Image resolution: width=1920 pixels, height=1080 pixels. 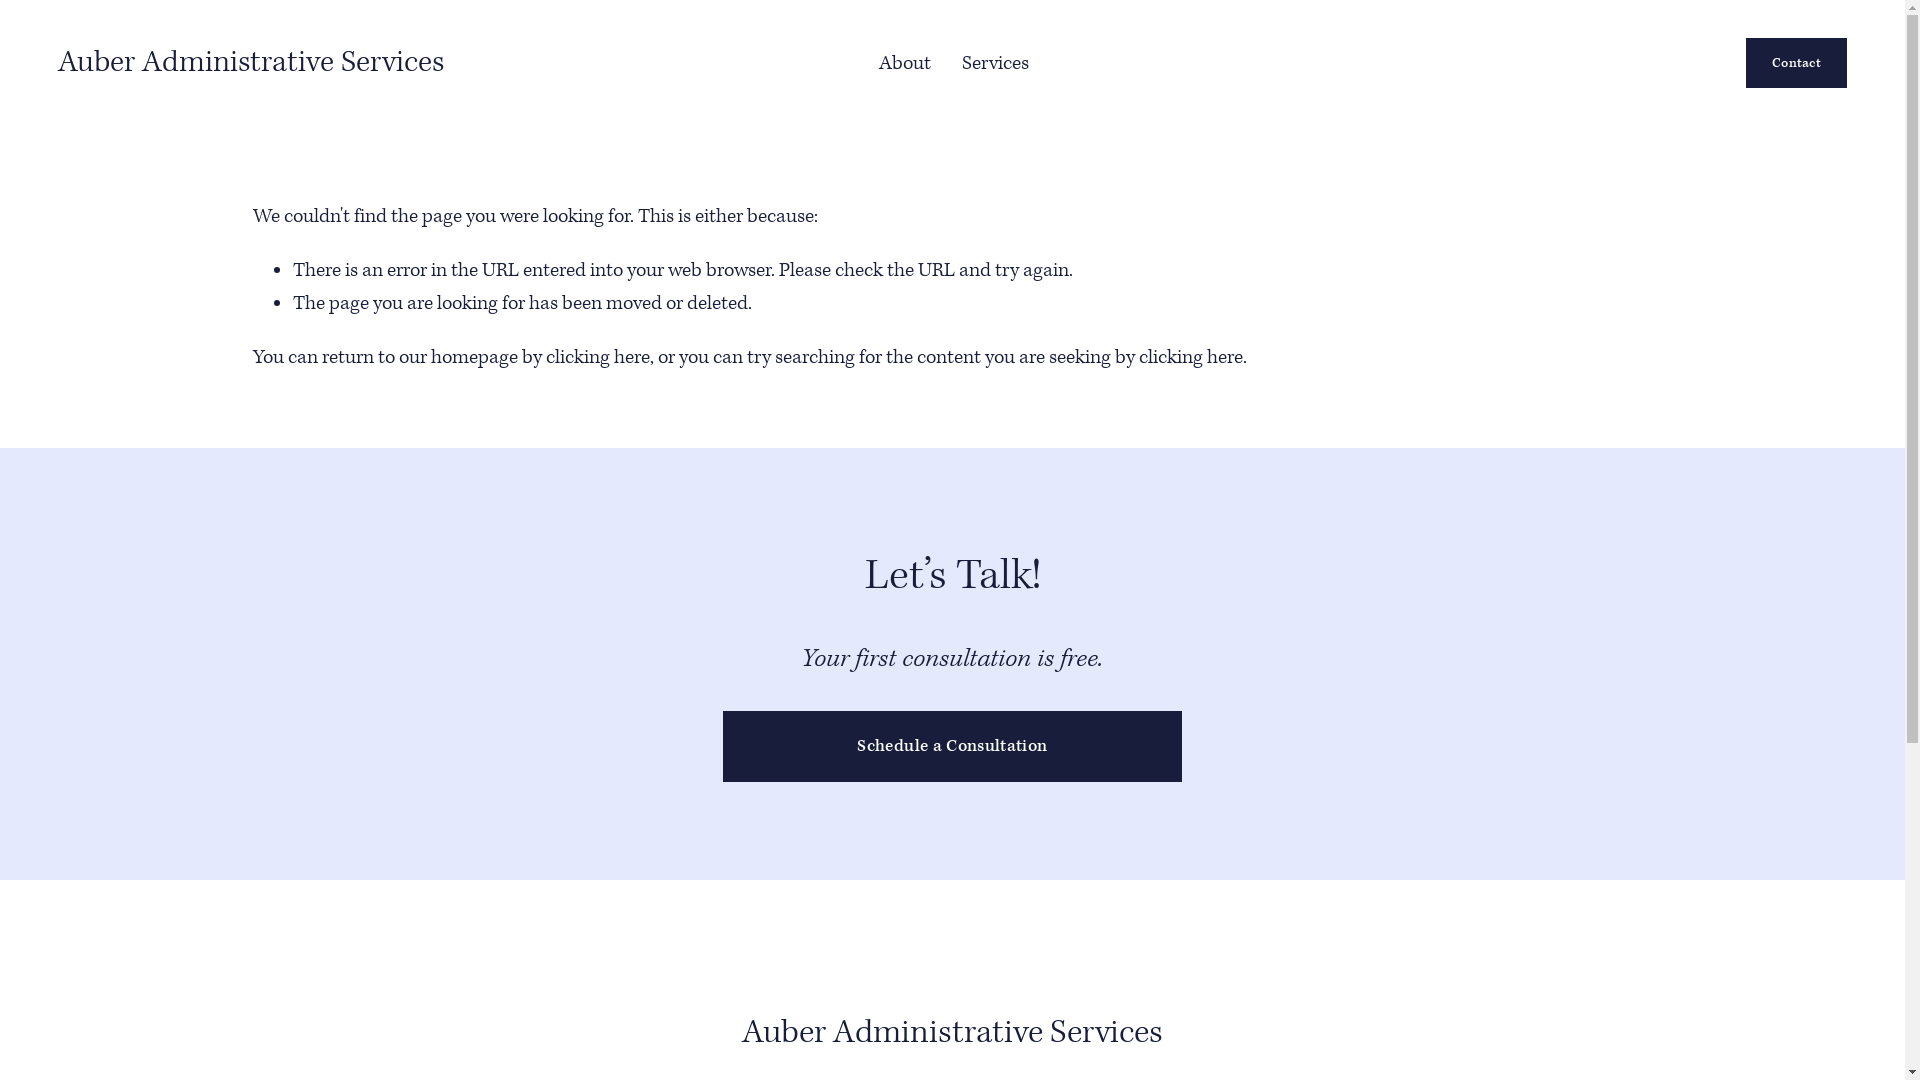 What do you see at coordinates (961, 61) in the screenshot?
I see `'Services'` at bounding box center [961, 61].